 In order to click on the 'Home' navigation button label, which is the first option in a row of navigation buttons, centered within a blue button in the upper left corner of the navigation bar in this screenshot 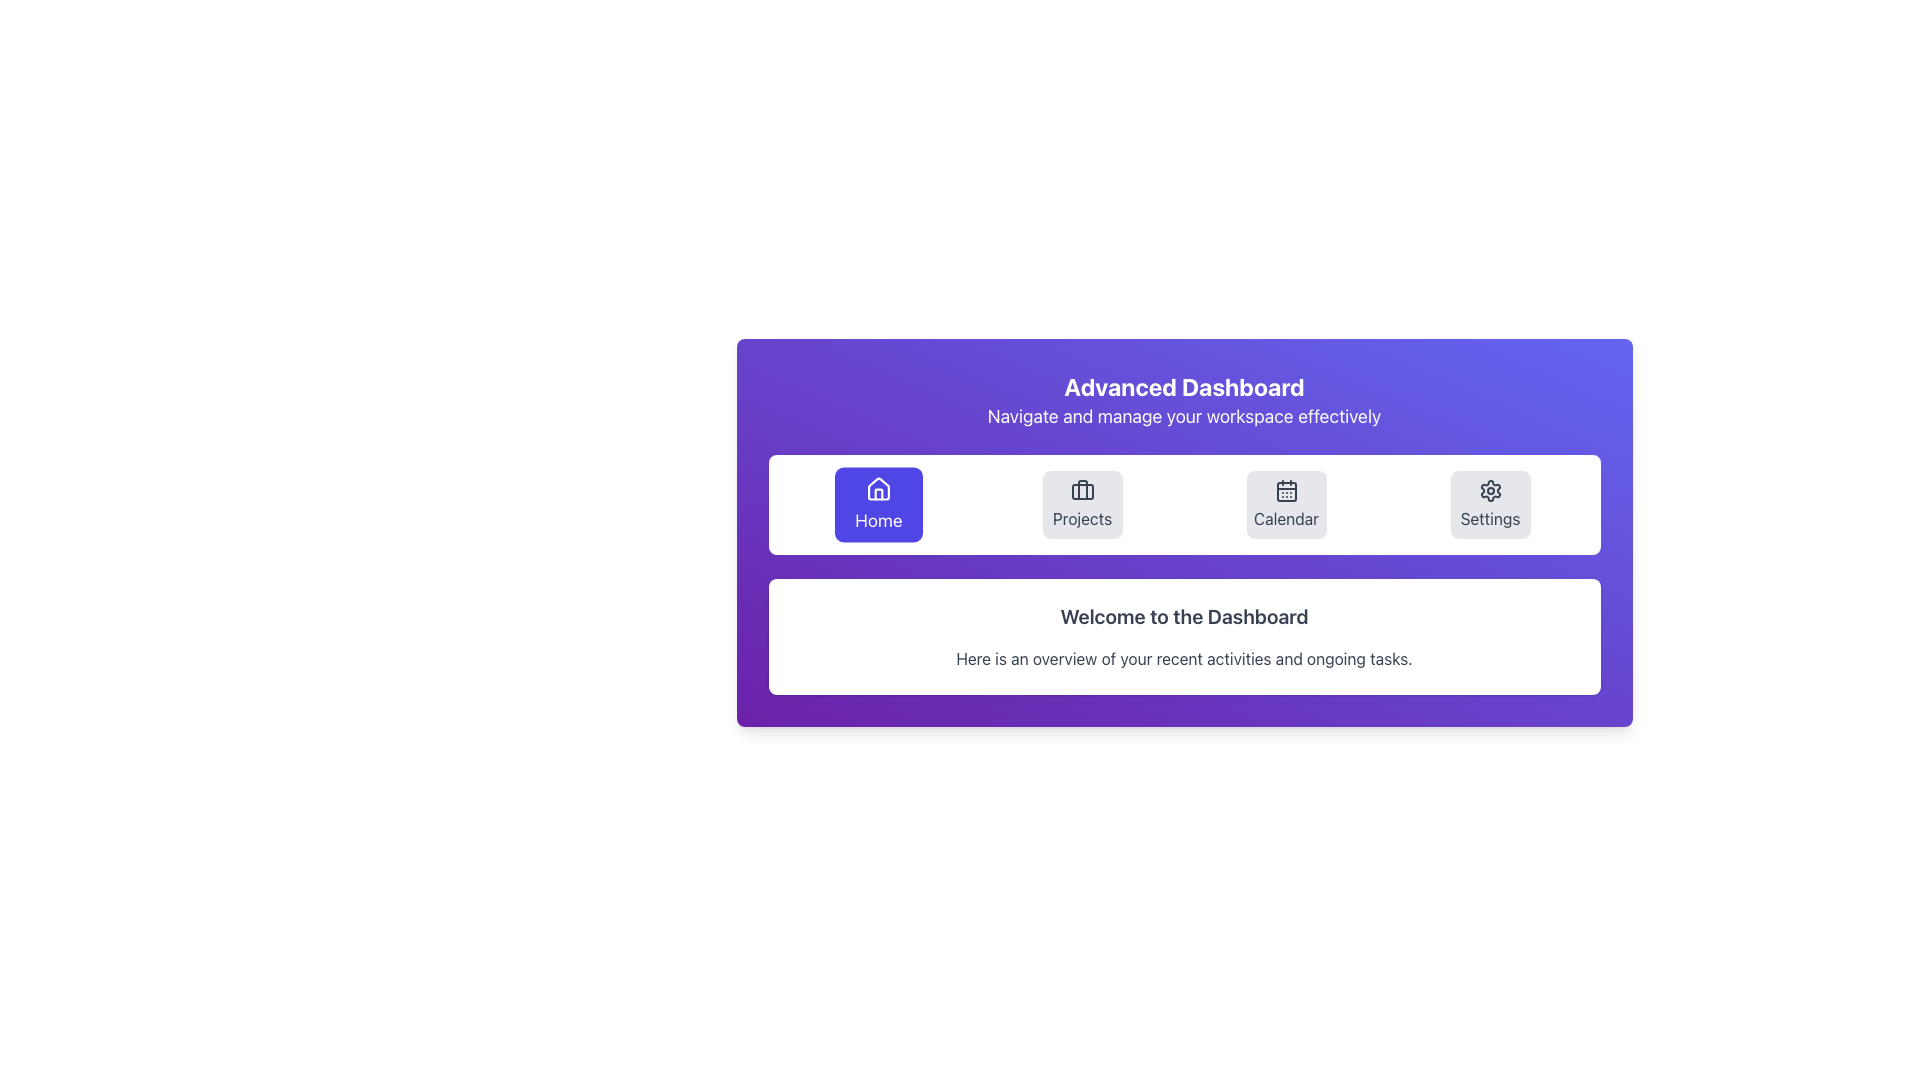, I will do `click(878, 519)`.